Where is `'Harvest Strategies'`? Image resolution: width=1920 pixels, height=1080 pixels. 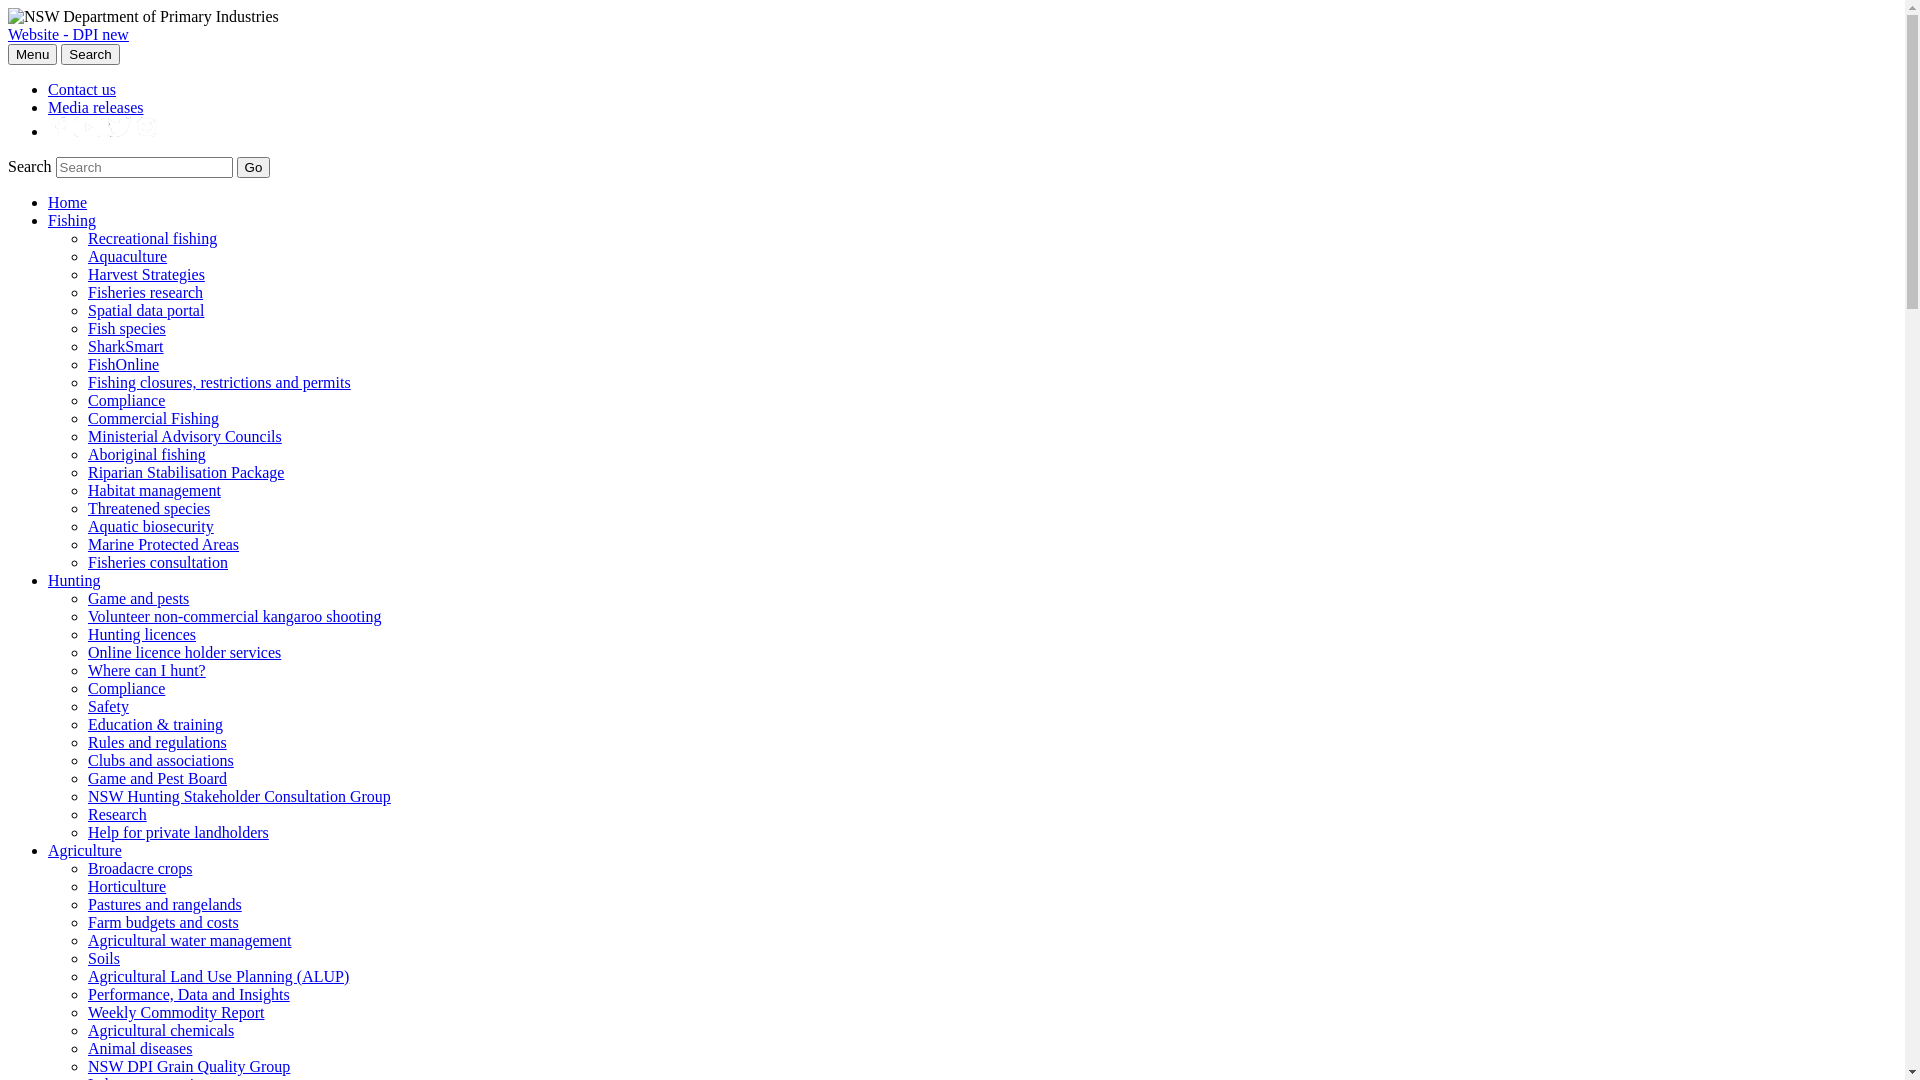
'Harvest Strategies' is located at coordinates (145, 274).